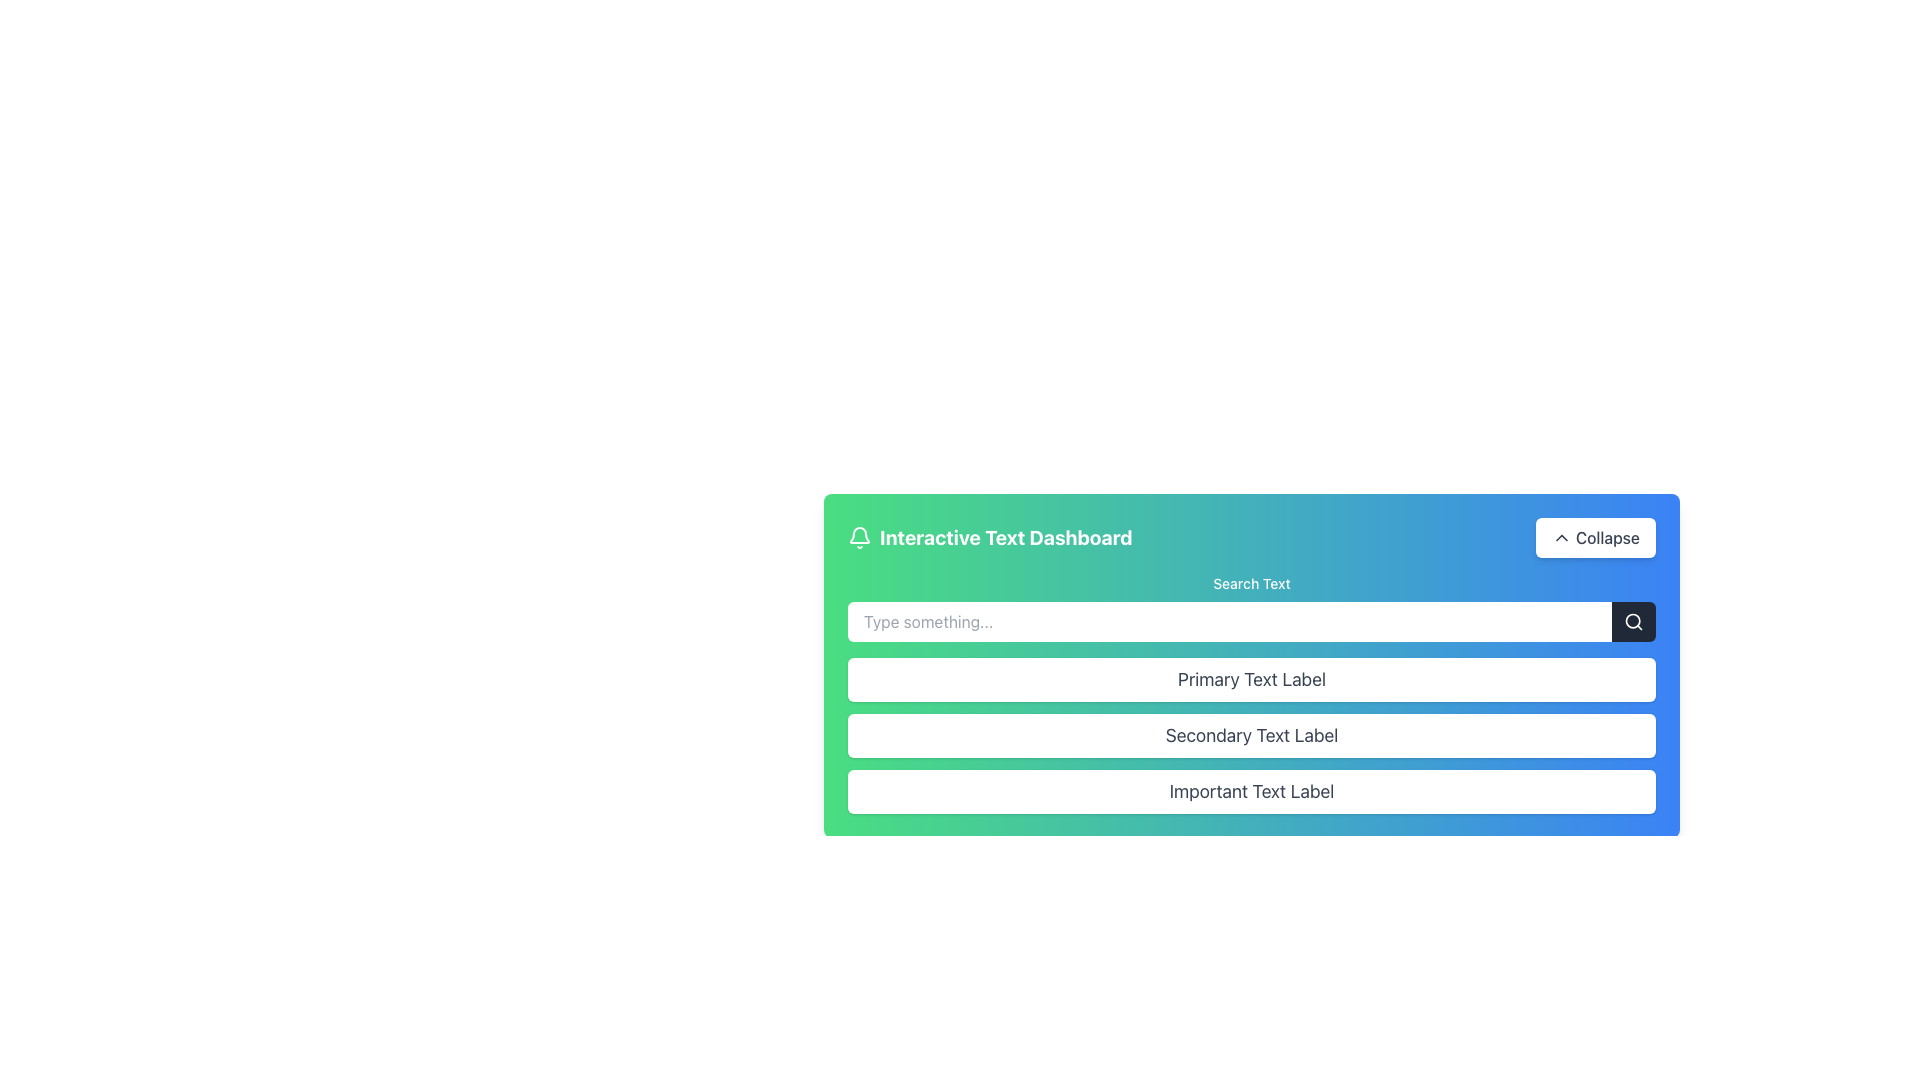 The height and width of the screenshot is (1080, 1920). What do you see at coordinates (1251, 693) in the screenshot?
I see `the 'Primary Text Label' which is a rectangular label with rounded corners and a white background` at bounding box center [1251, 693].